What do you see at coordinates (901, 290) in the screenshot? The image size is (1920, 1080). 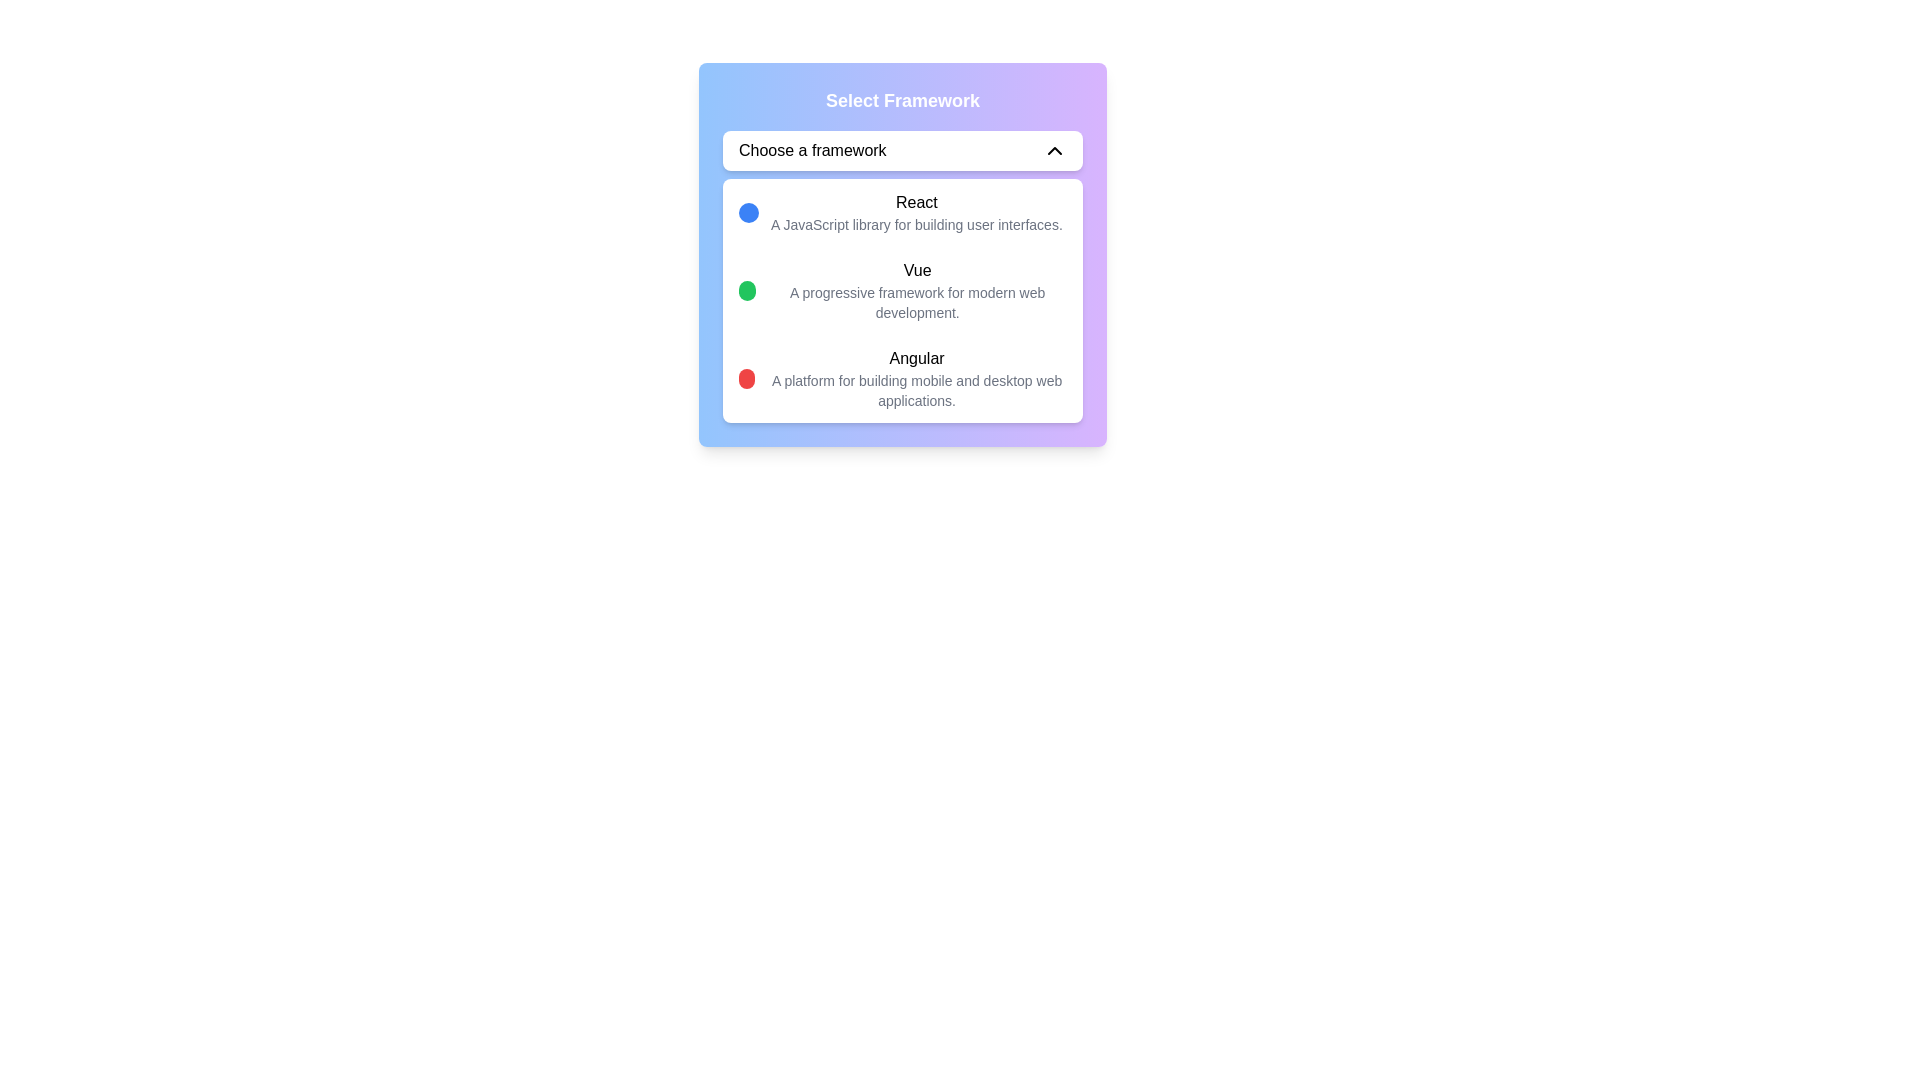 I see `the second list item in the dropdown menu` at bounding box center [901, 290].